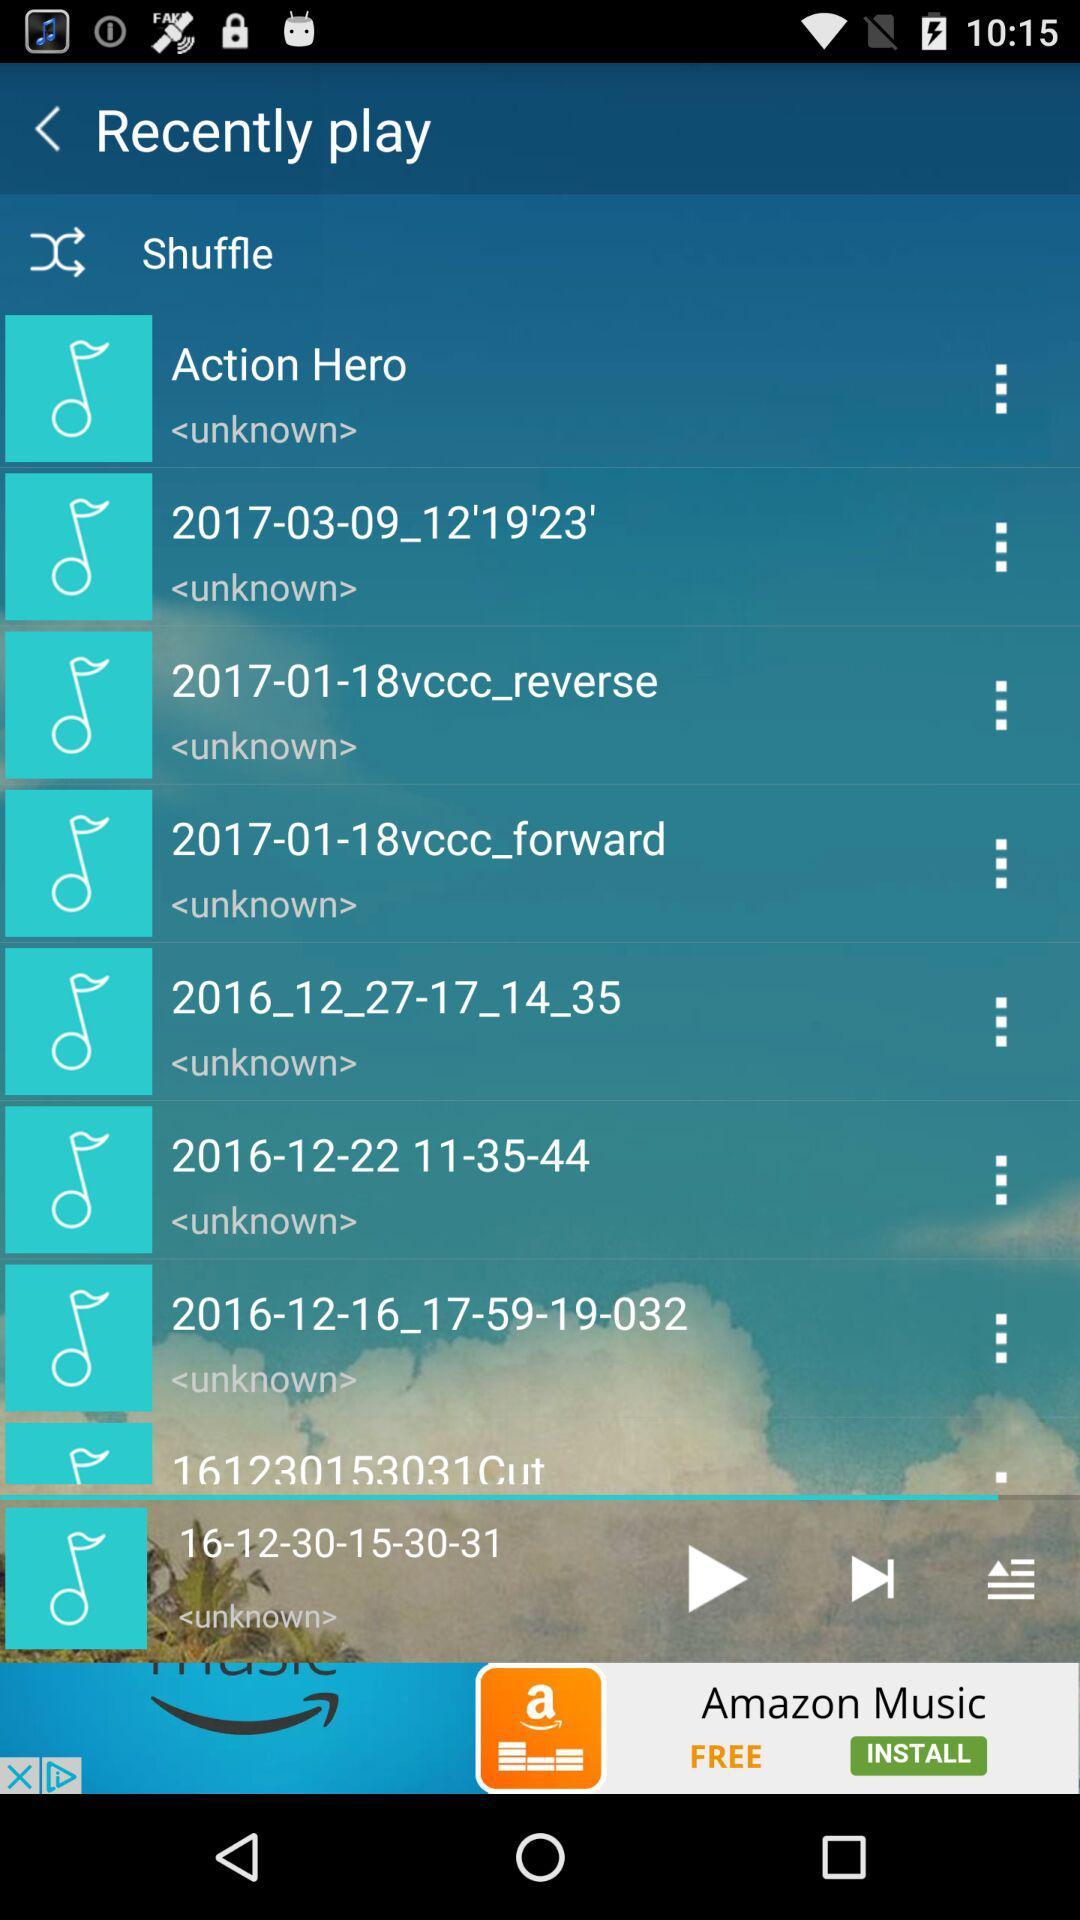  What do you see at coordinates (46, 136) in the screenshot?
I see `the arrow_backward icon` at bounding box center [46, 136].